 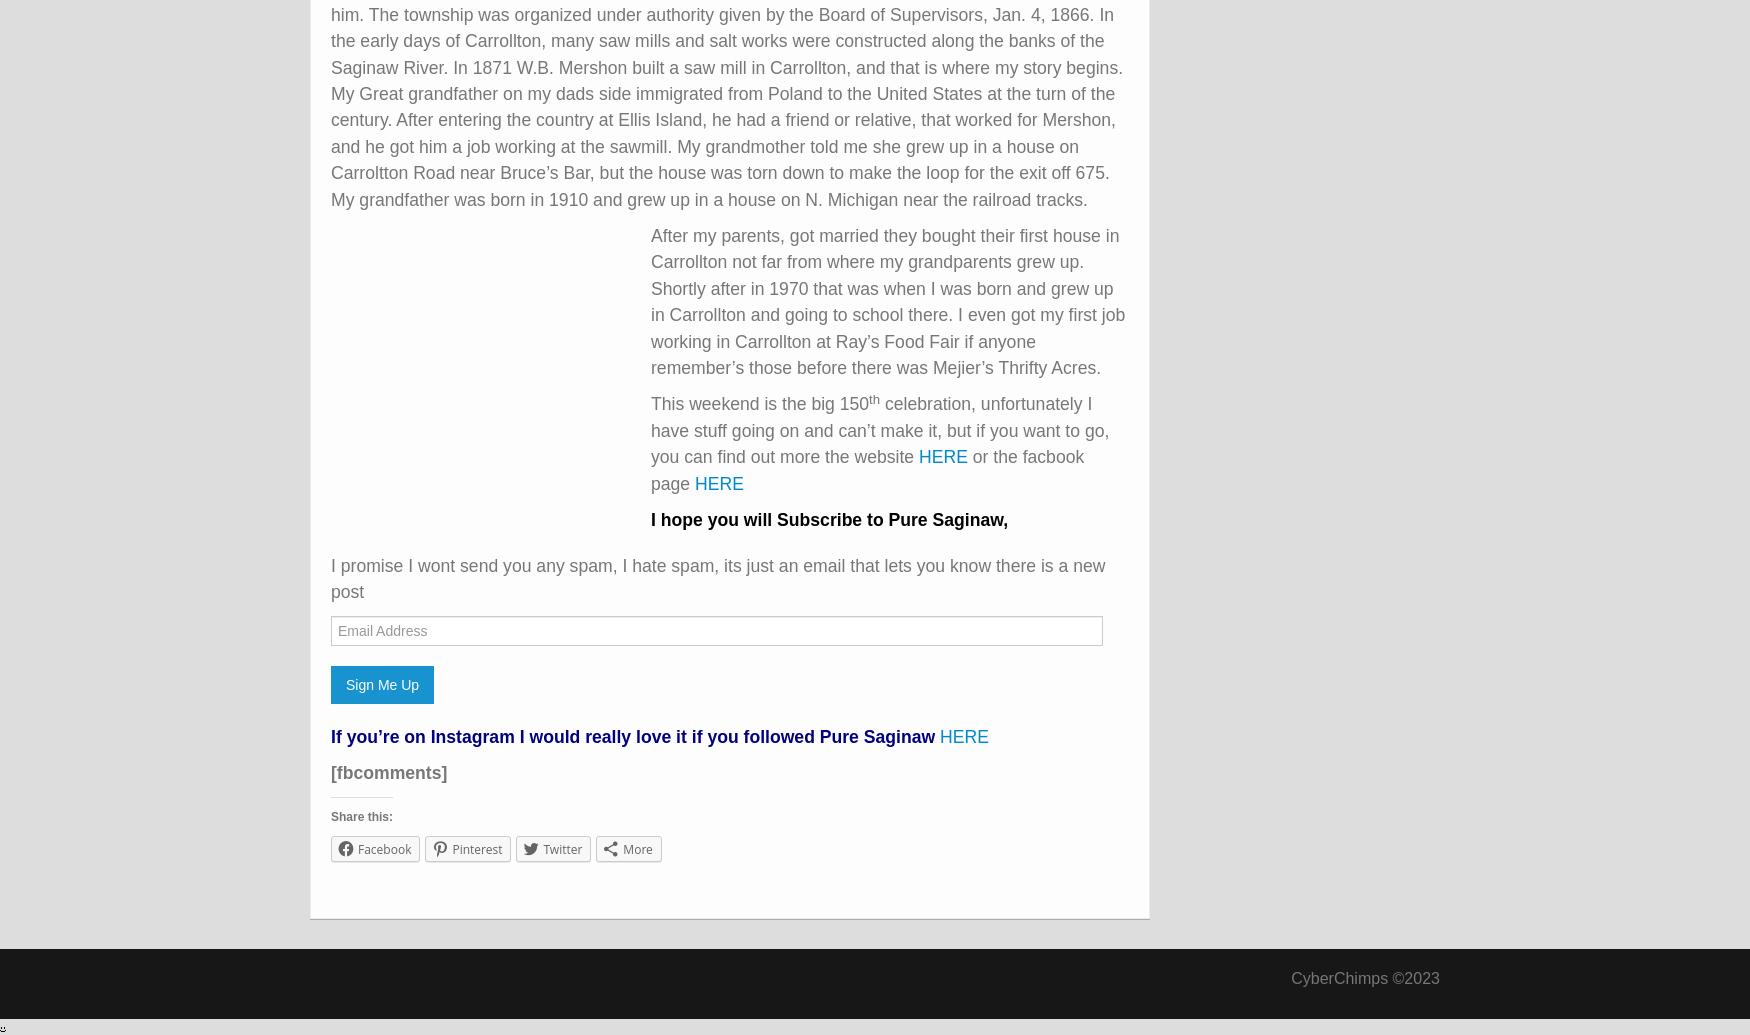 What do you see at coordinates (631, 734) in the screenshot?
I see `'If you’re on Instagram I would really love it if you followed Pure Saginaw'` at bounding box center [631, 734].